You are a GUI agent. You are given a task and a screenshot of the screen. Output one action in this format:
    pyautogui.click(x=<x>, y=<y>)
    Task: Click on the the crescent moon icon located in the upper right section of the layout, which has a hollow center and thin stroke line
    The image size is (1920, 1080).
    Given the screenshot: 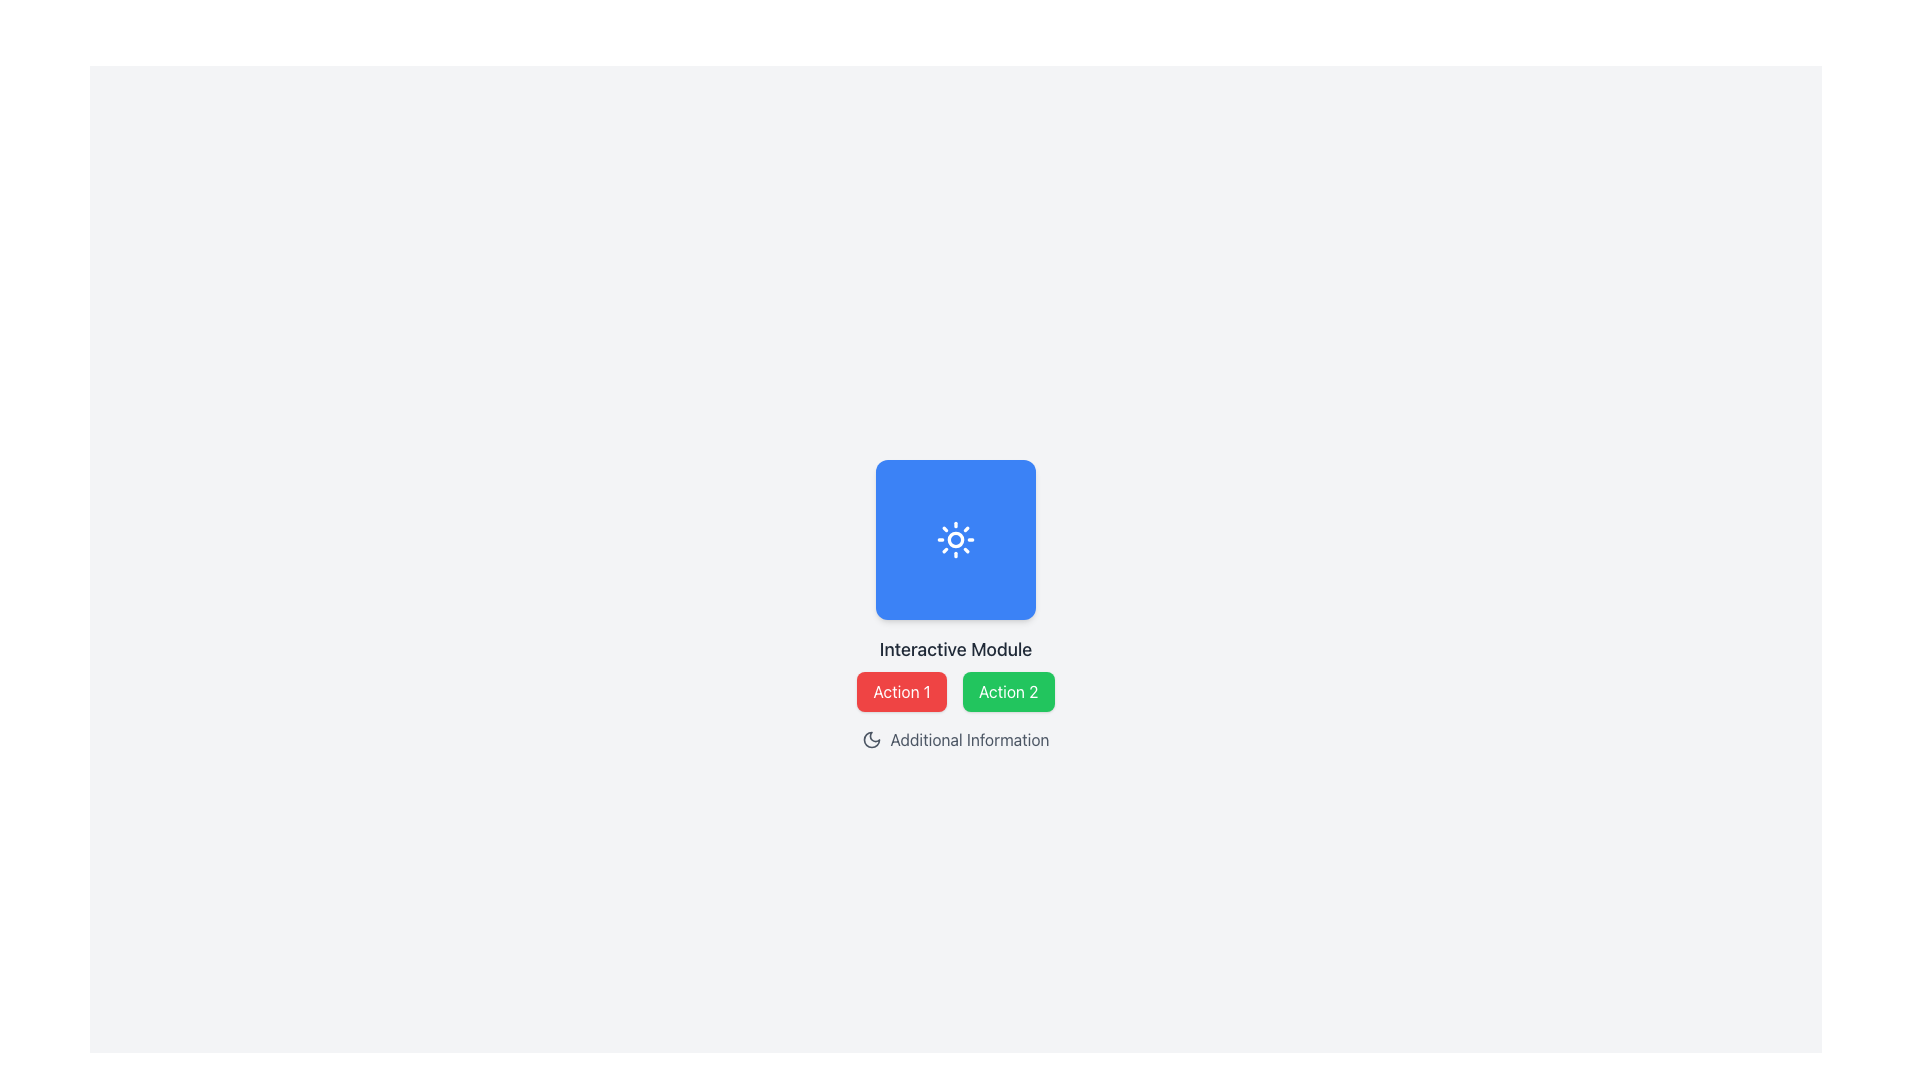 What is the action you would take?
    pyautogui.click(x=872, y=740)
    